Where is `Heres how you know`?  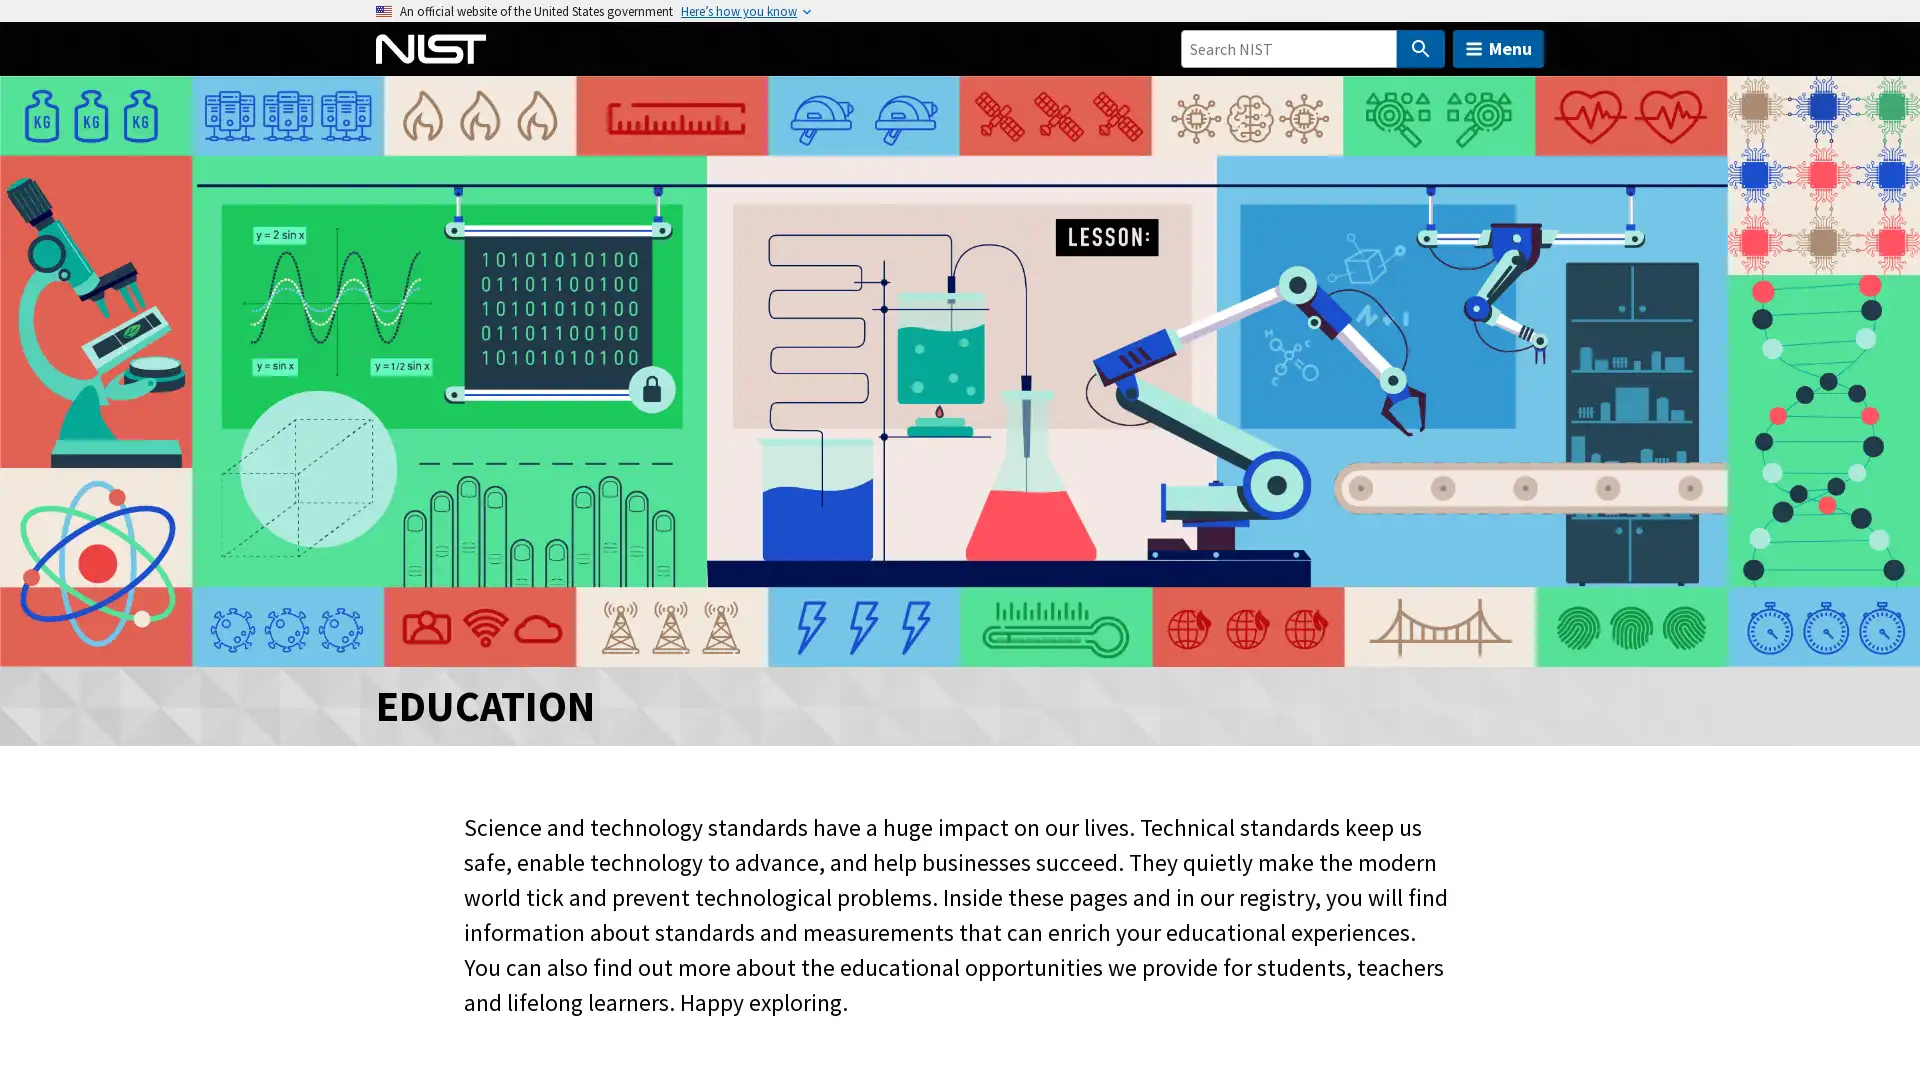
Heres how you know is located at coordinates (738, 11).